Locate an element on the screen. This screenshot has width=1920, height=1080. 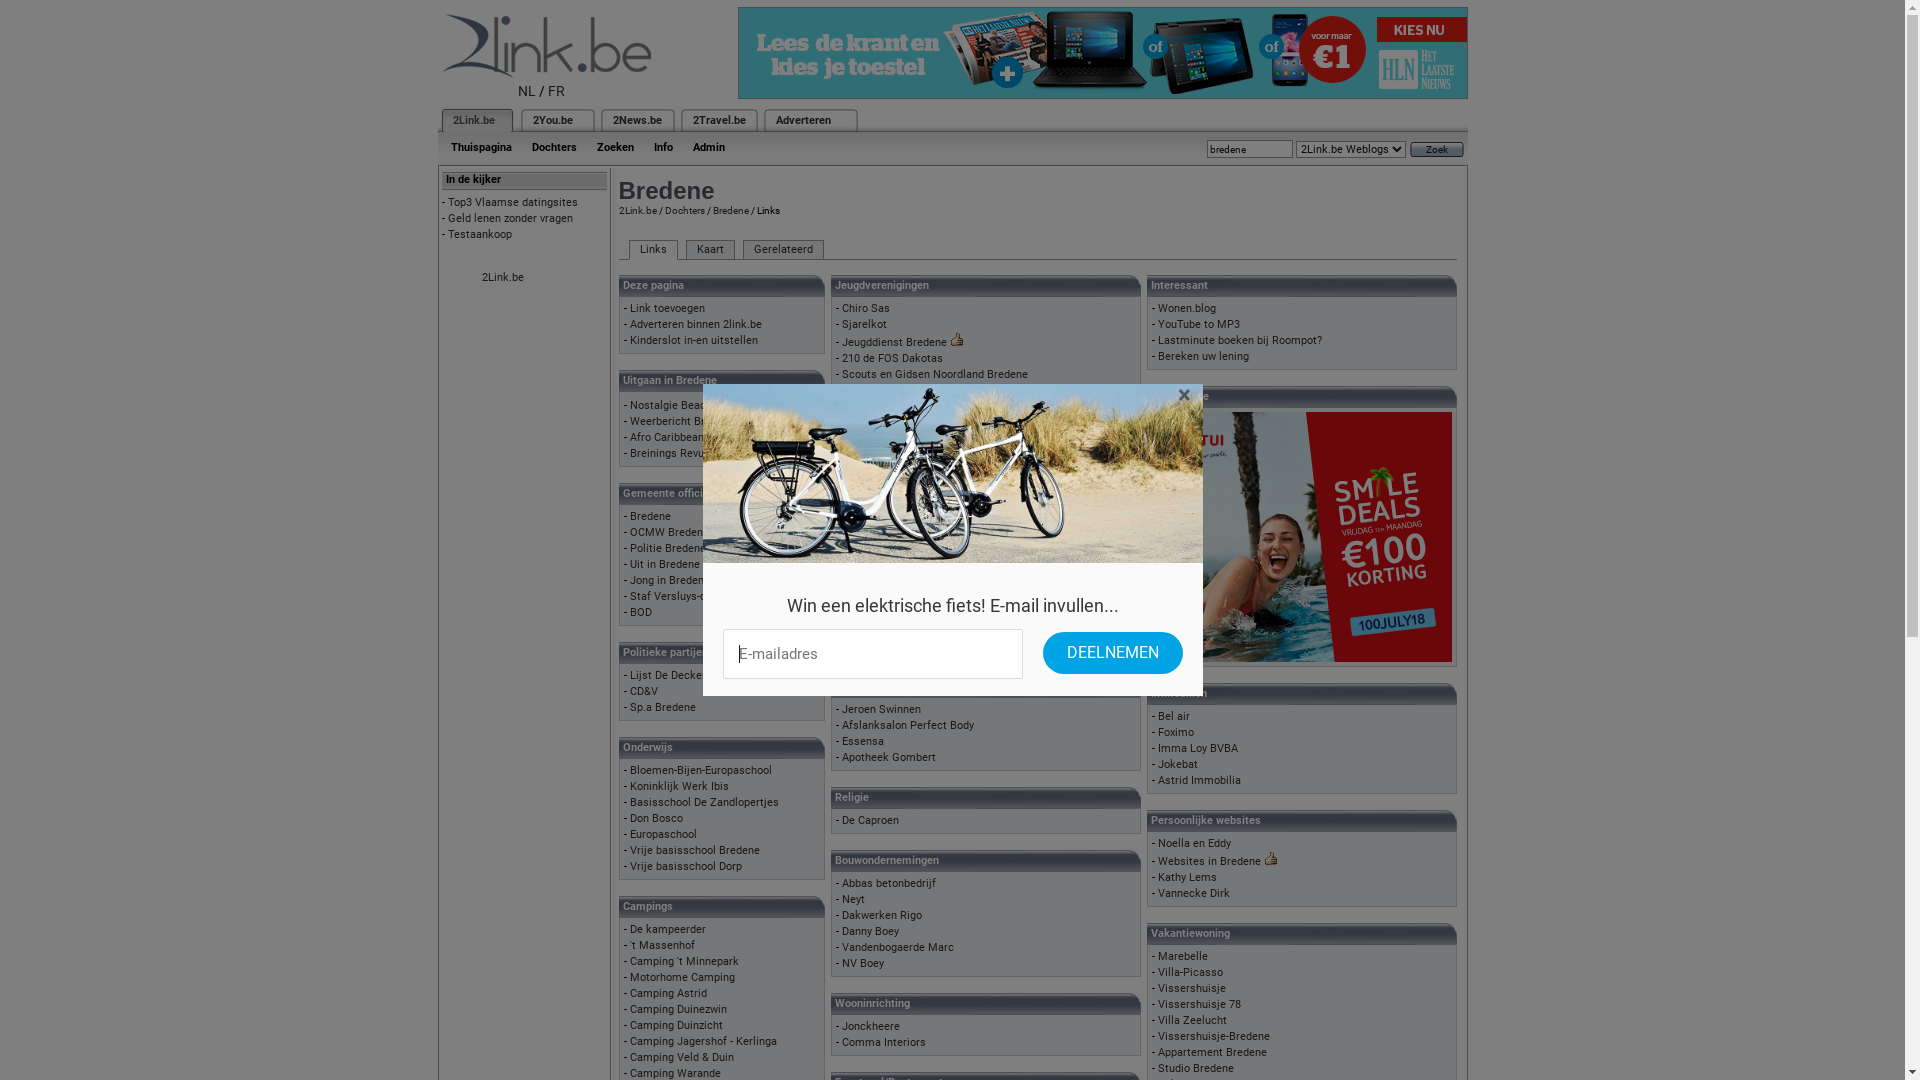
'Villa Zeelucht' is located at coordinates (1192, 1020).